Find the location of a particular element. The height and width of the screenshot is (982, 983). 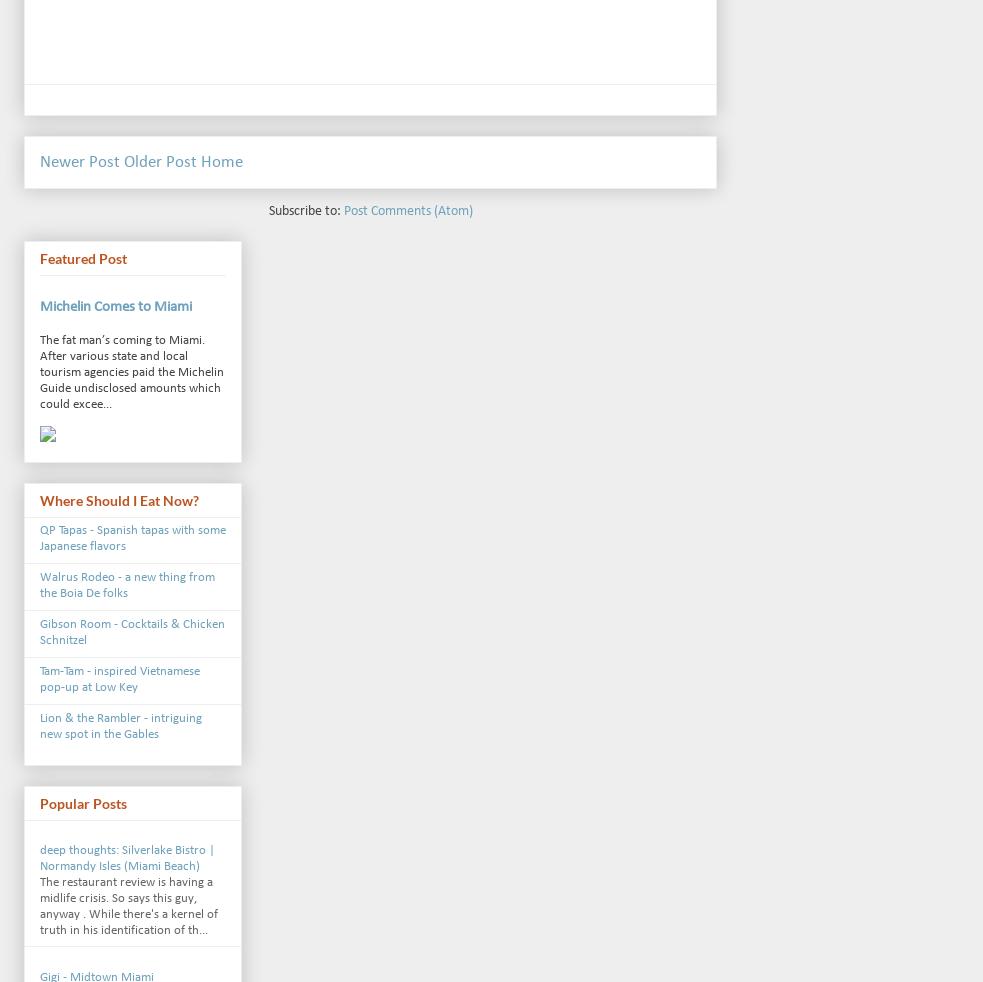

'The fat man’s coming to Miami. After various state and local tourism agencies paid the Michelin Guide  undisclosed amounts which could excee...' is located at coordinates (39, 371).